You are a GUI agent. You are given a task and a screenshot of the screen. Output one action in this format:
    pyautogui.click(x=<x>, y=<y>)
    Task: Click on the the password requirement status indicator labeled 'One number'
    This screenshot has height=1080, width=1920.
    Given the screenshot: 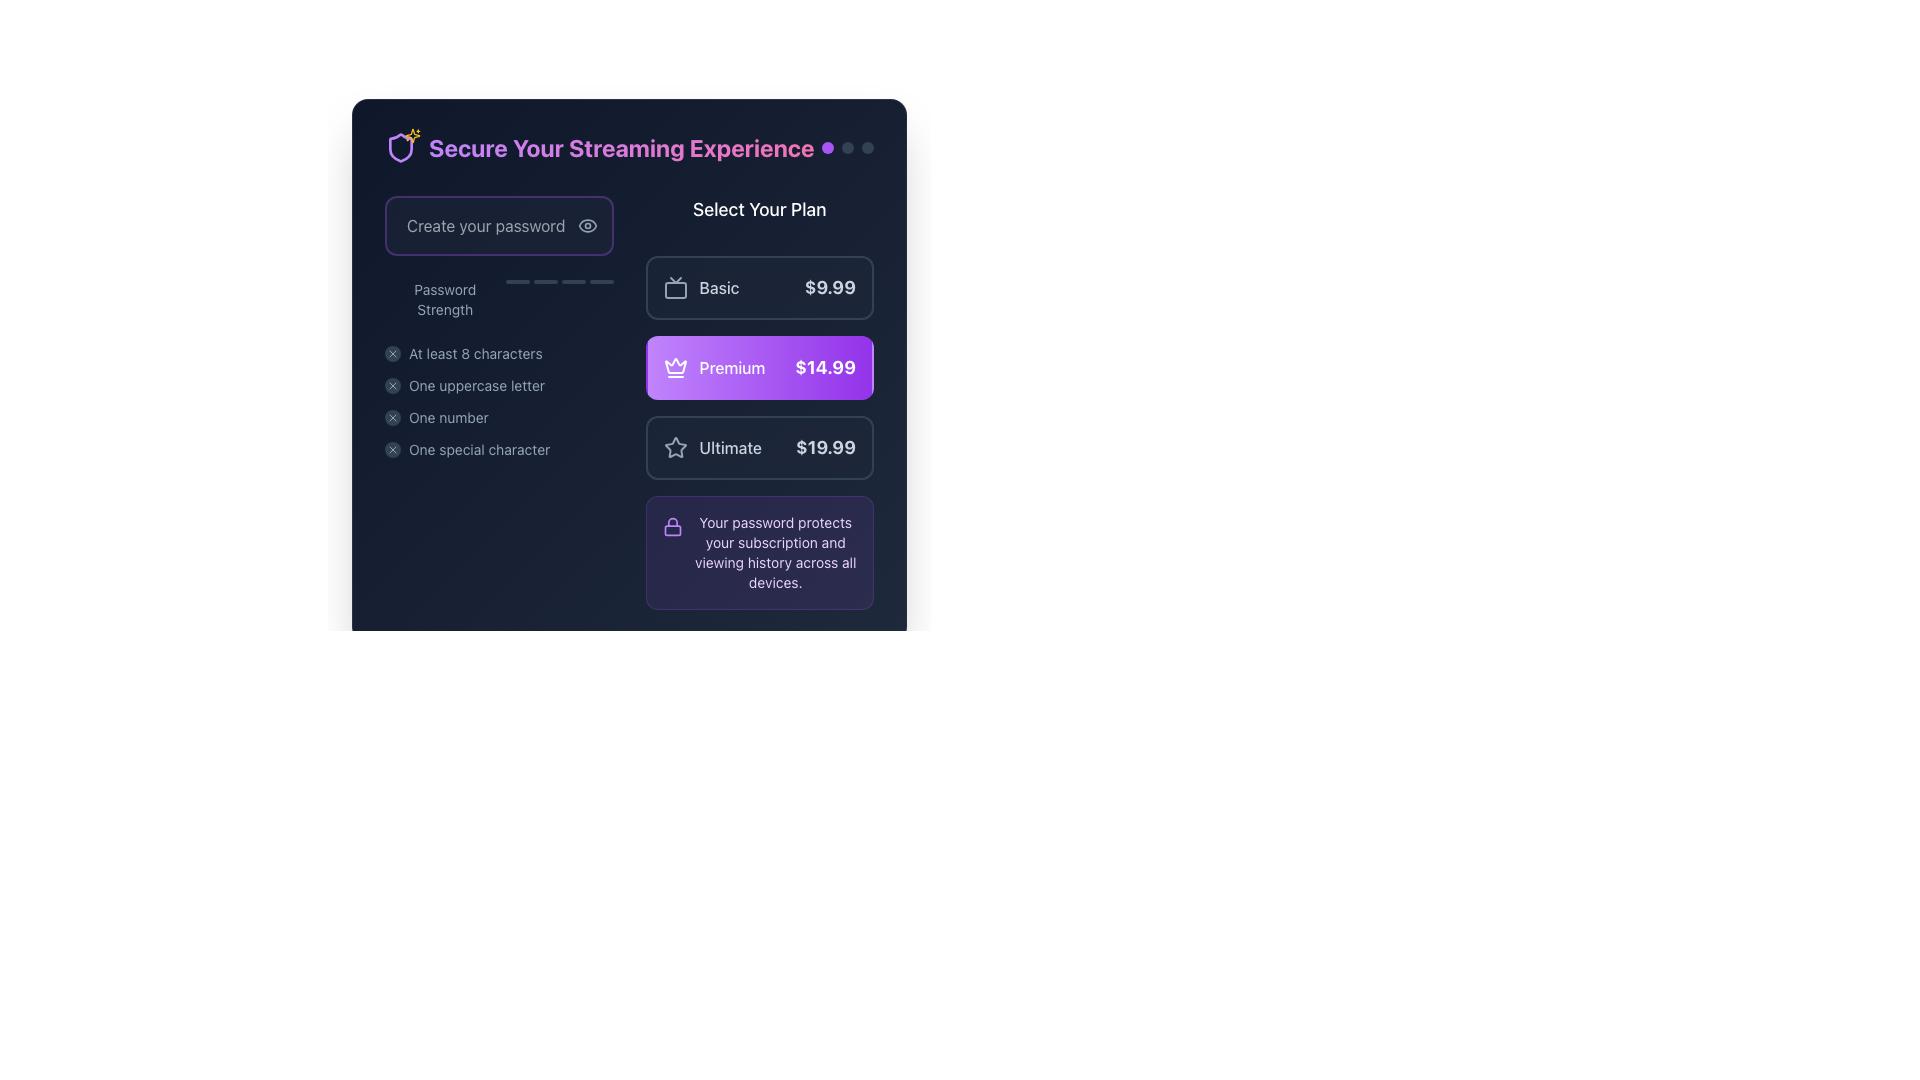 What is the action you would take?
    pyautogui.click(x=499, y=416)
    